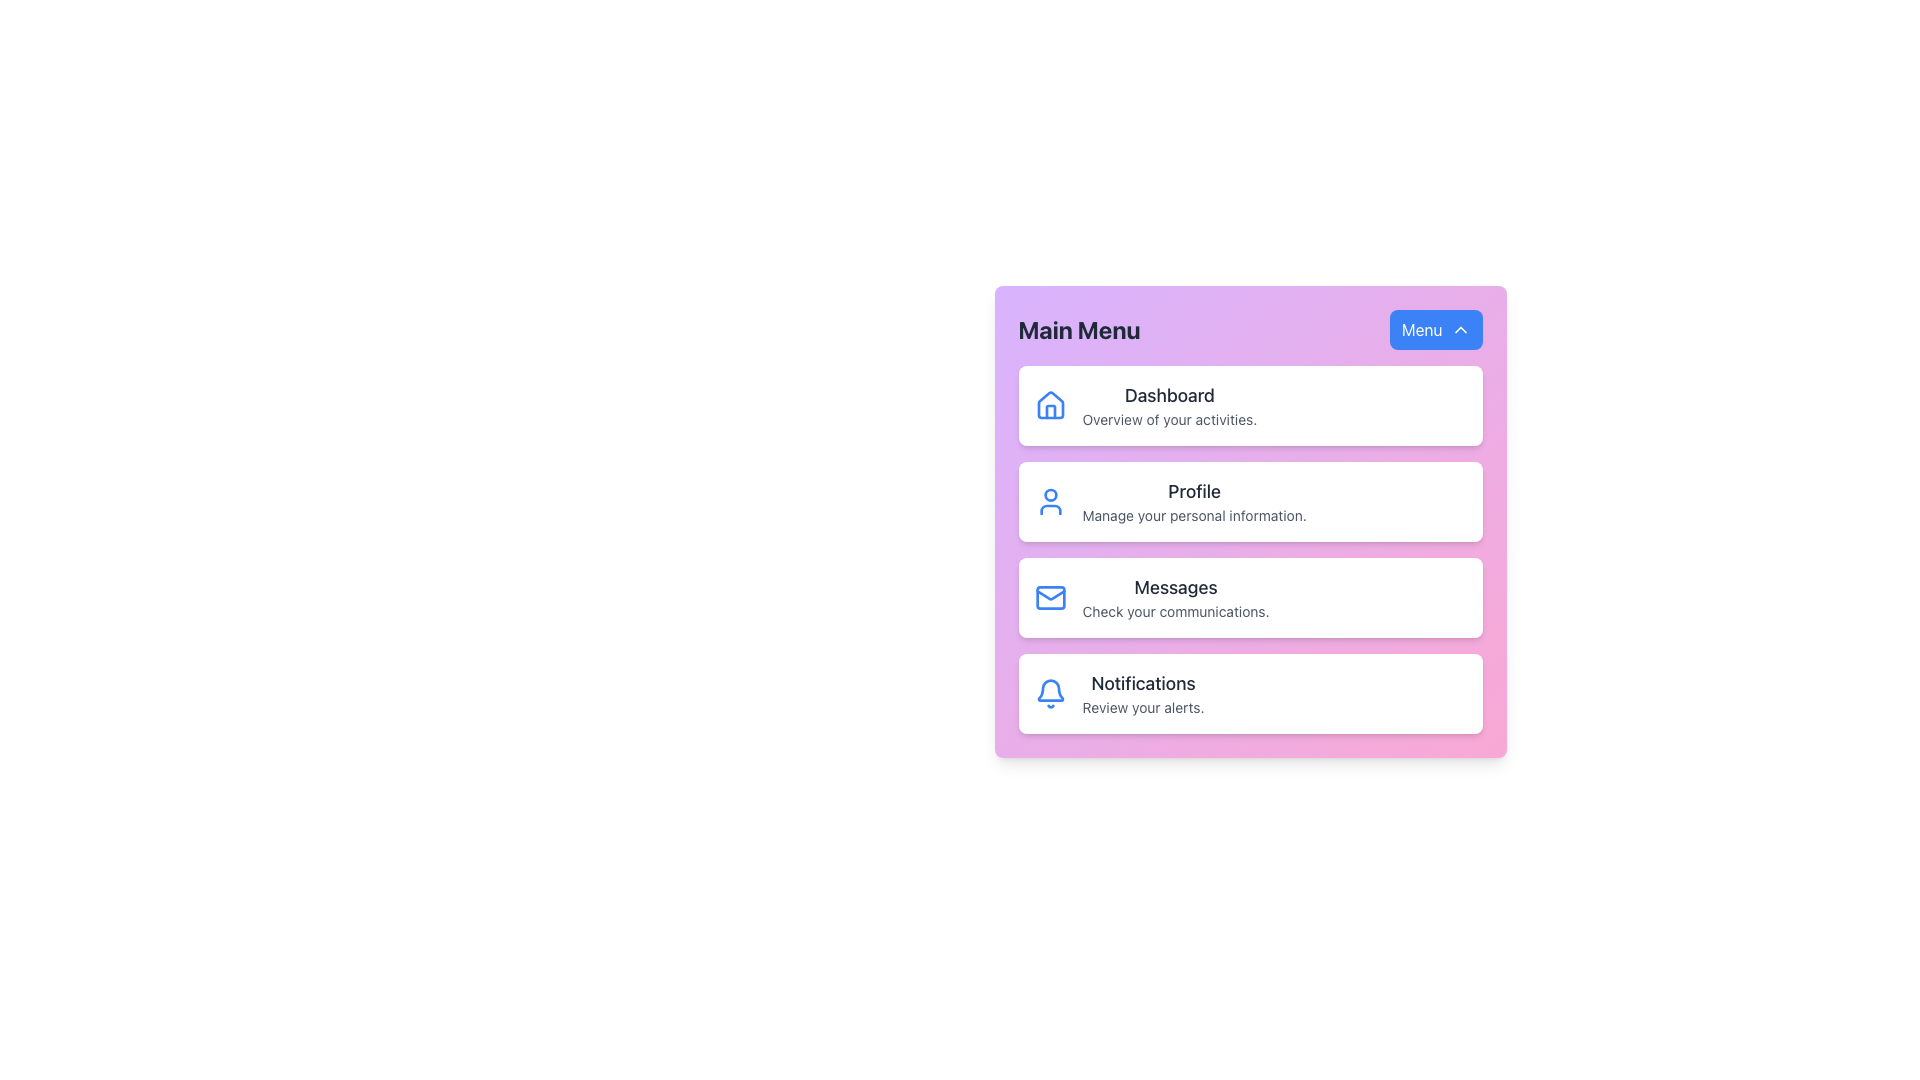 Image resolution: width=1920 pixels, height=1080 pixels. What do you see at coordinates (1194, 492) in the screenshot?
I see `the 'Profile' text label which is styled in bold, dark gray, and is part of the menu layout, located above 'Manage your personal information.'` at bounding box center [1194, 492].